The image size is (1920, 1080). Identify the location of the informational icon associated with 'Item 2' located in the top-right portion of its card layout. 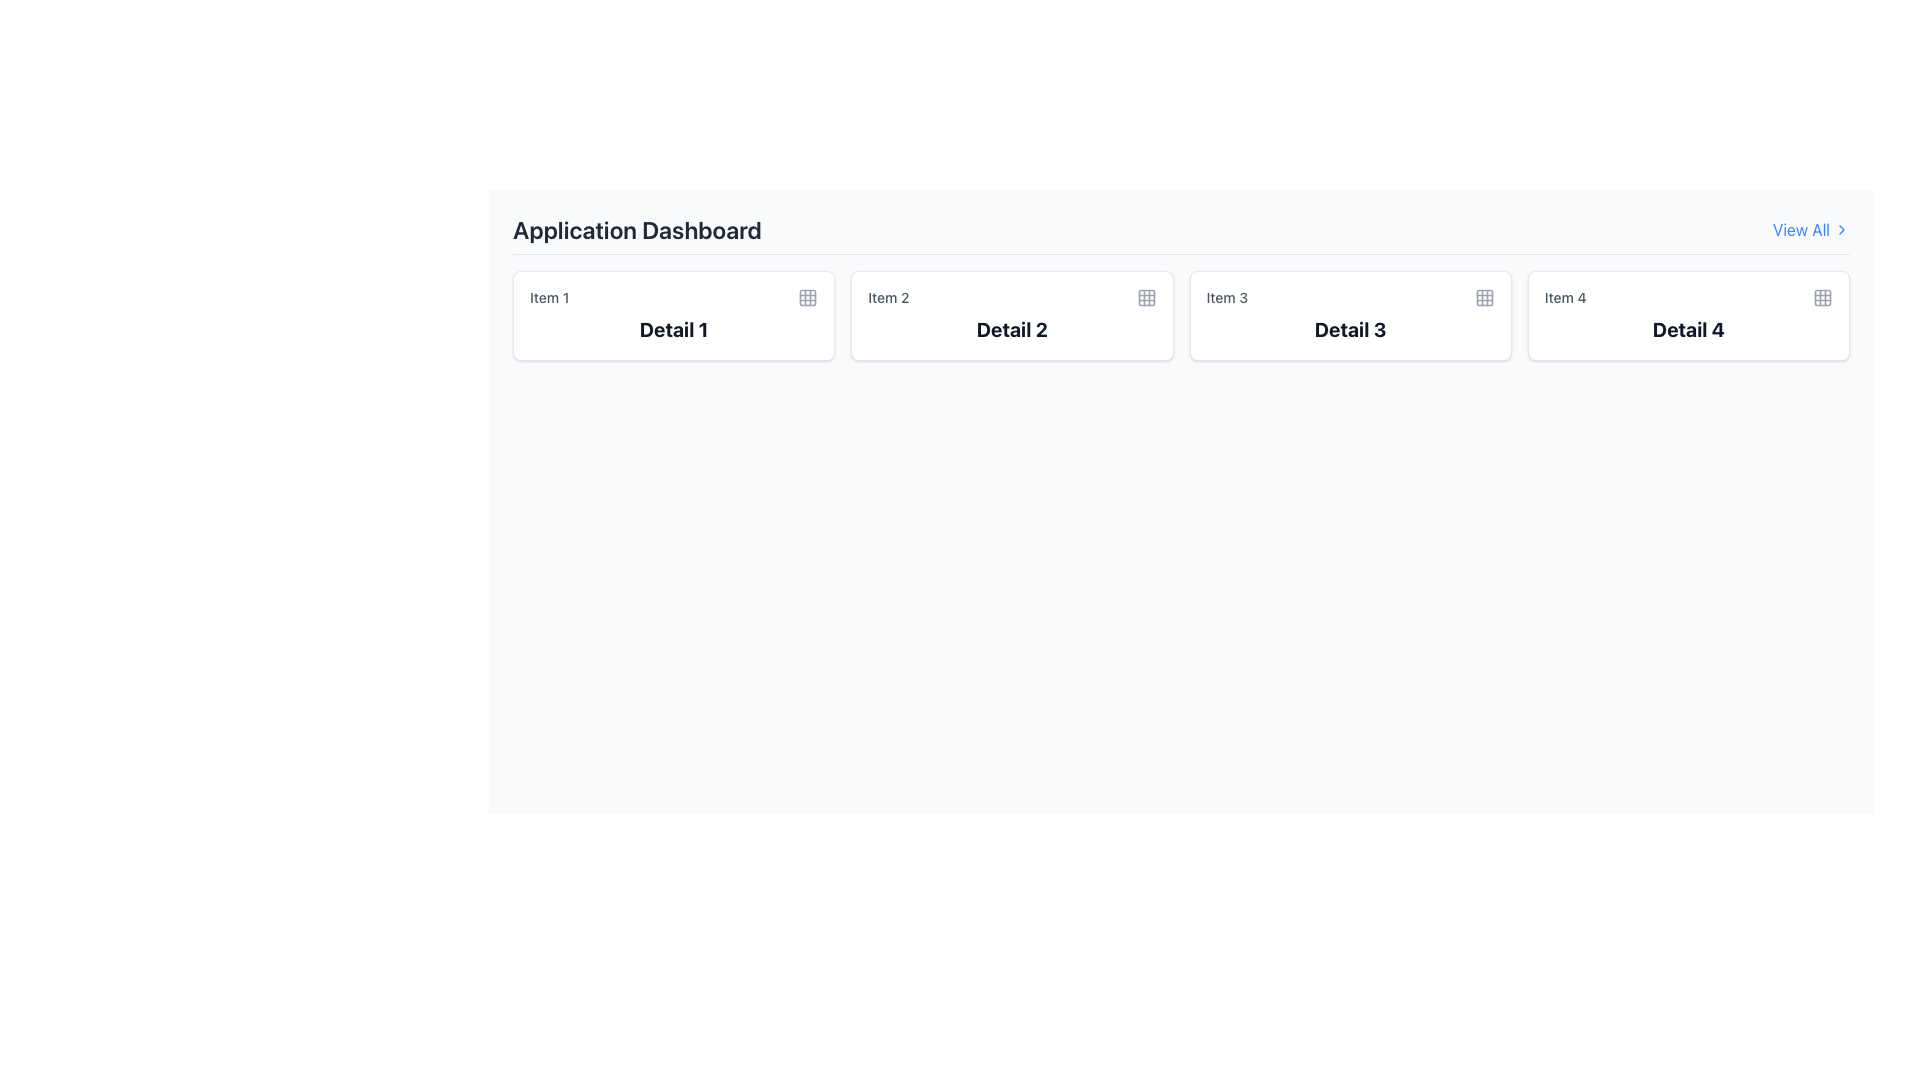
(1146, 297).